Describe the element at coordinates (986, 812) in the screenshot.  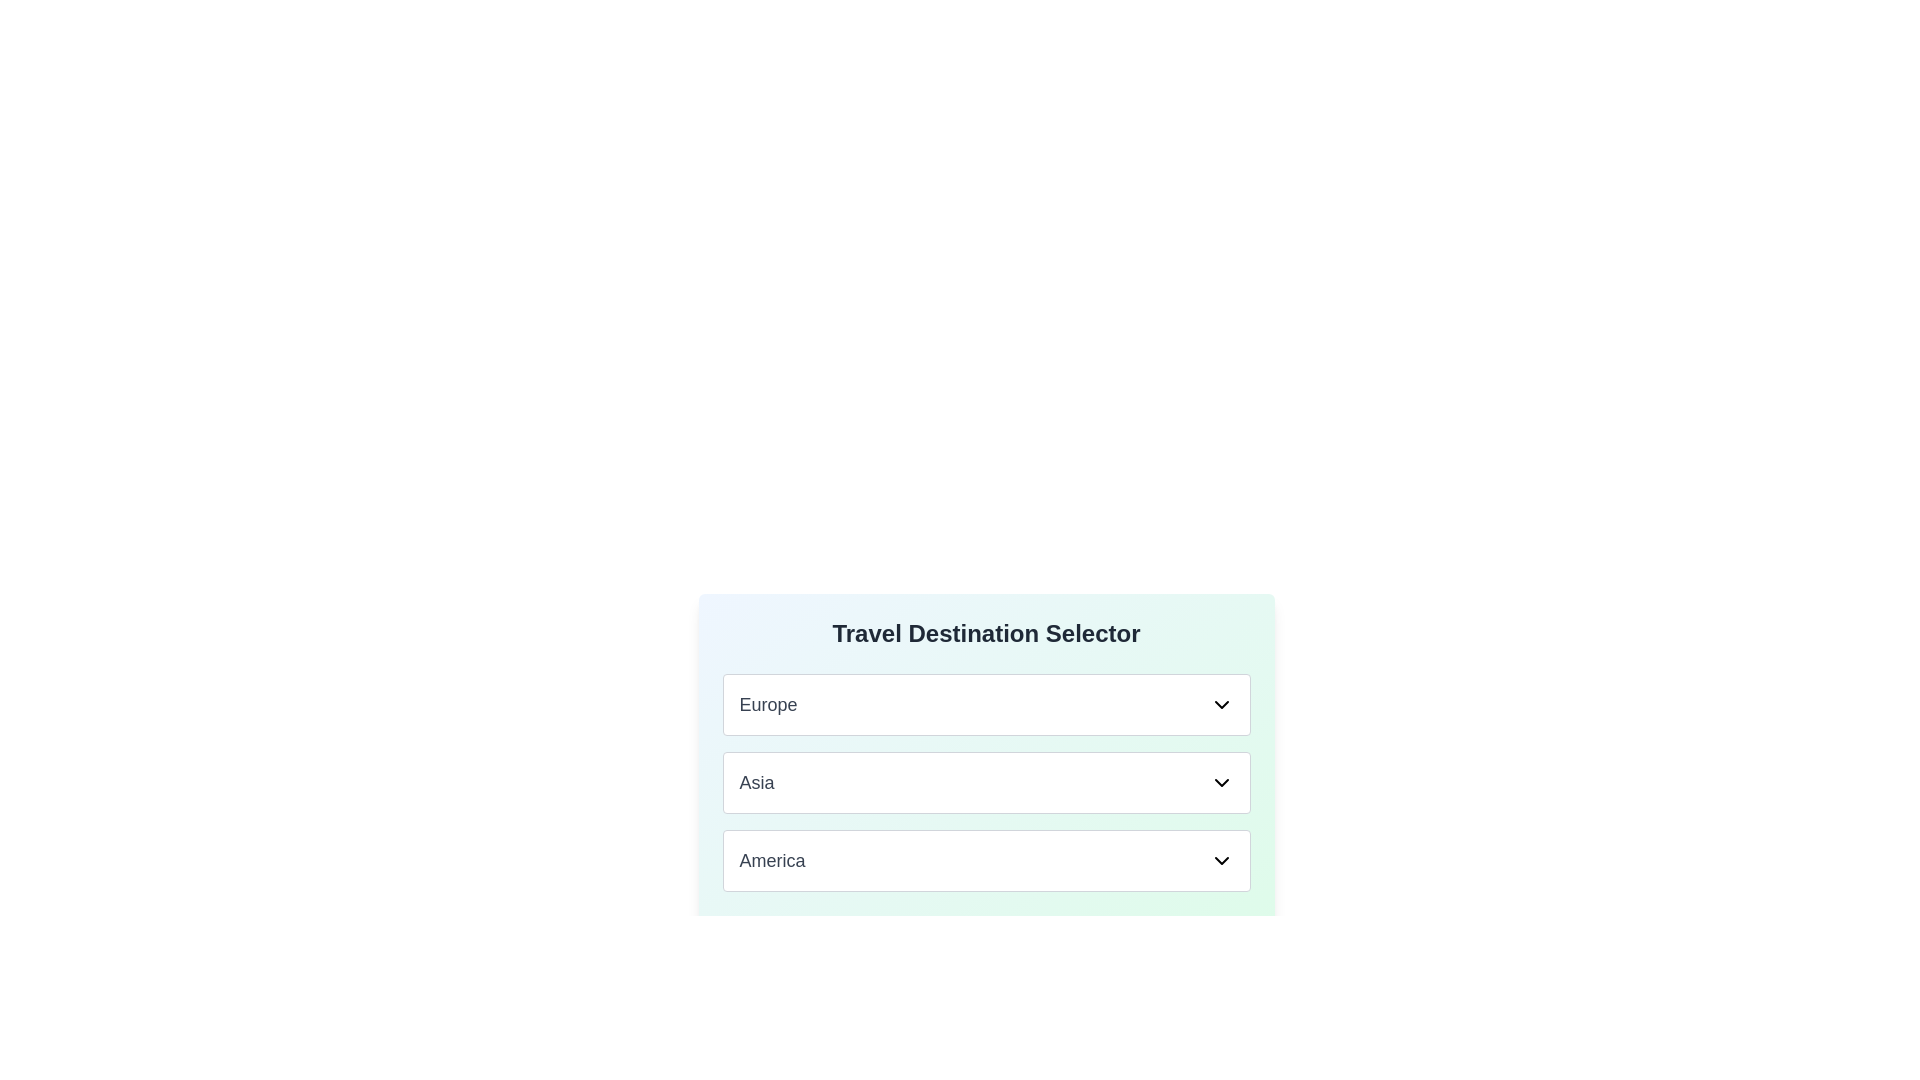
I see `the composite UI section for selecting travel destinations, which includes options for Europe, Asia, and America` at that location.